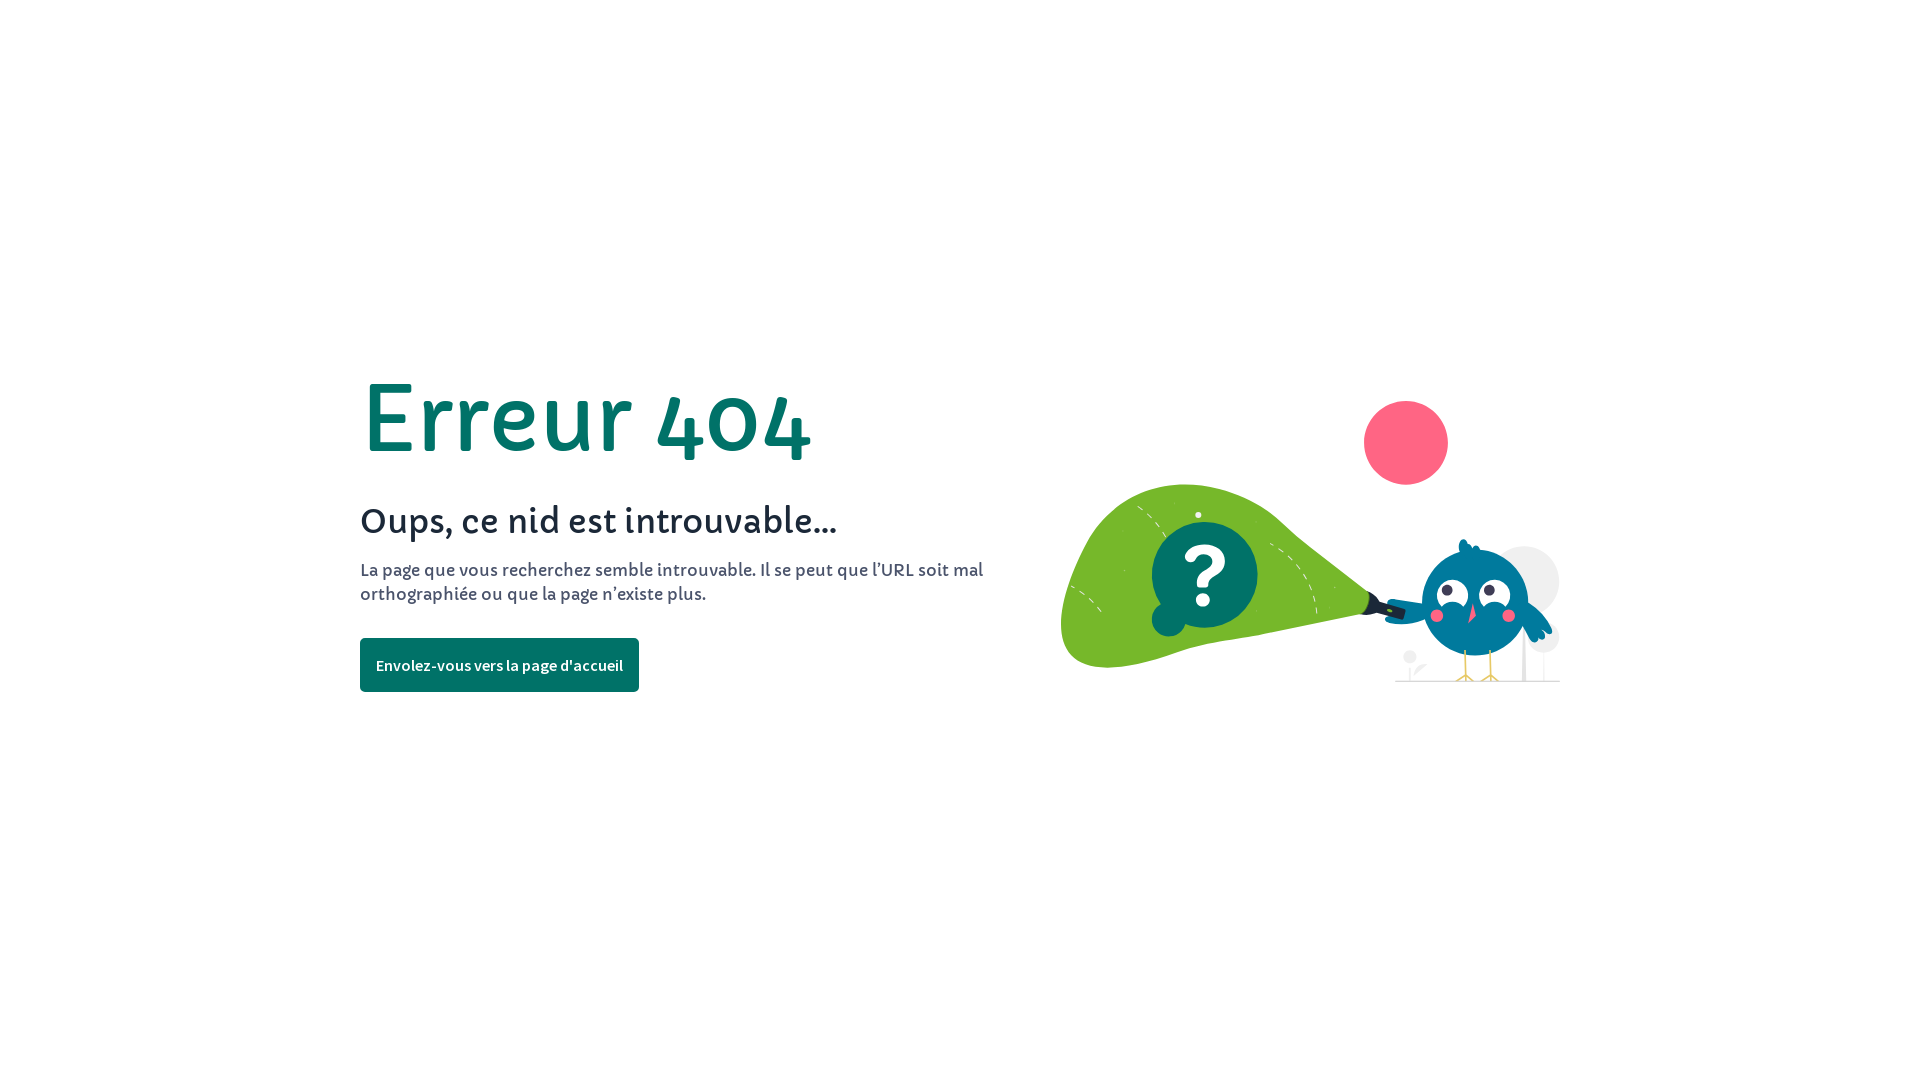  Describe the element at coordinates (499, 664) in the screenshot. I see `'Envolez-vous vers la page d'accueil'` at that location.